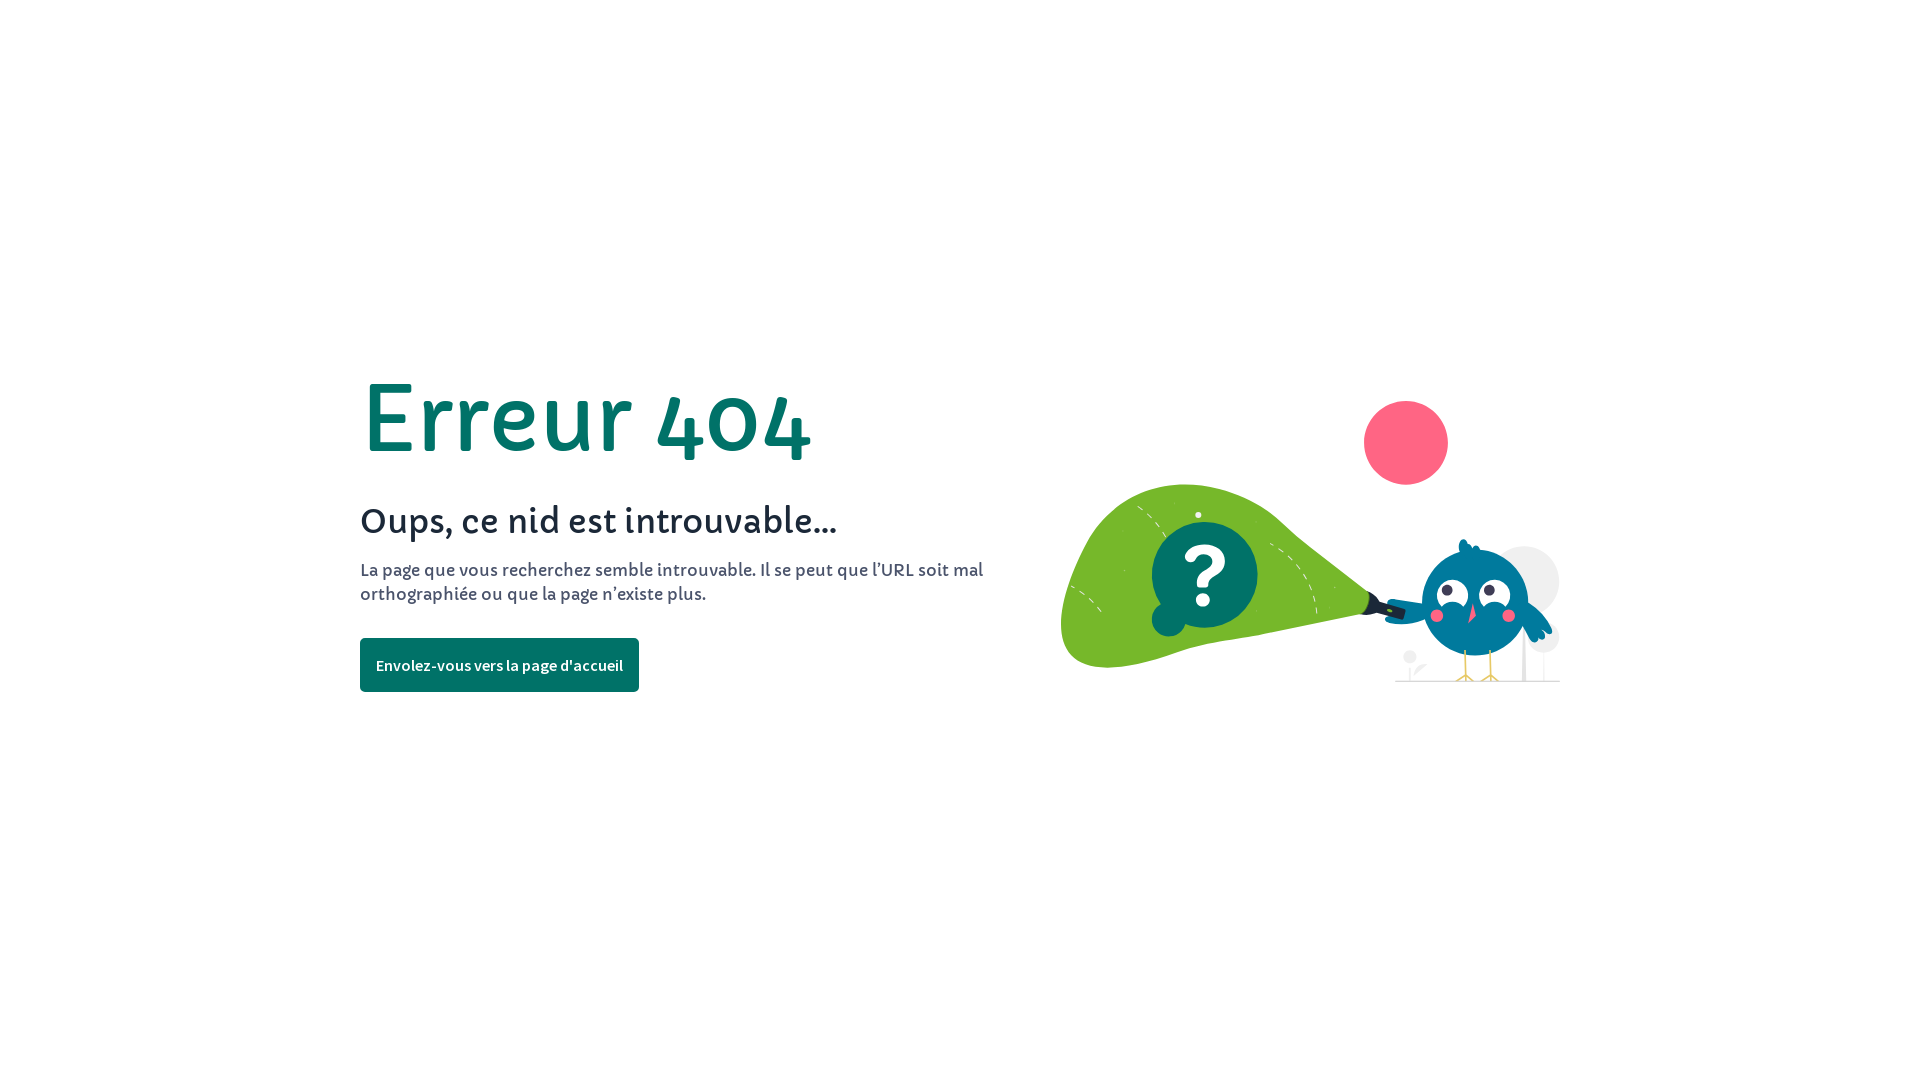  Describe the element at coordinates (499, 664) in the screenshot. I see `'Envolez-vous vers la page d'accueil'` at that location.